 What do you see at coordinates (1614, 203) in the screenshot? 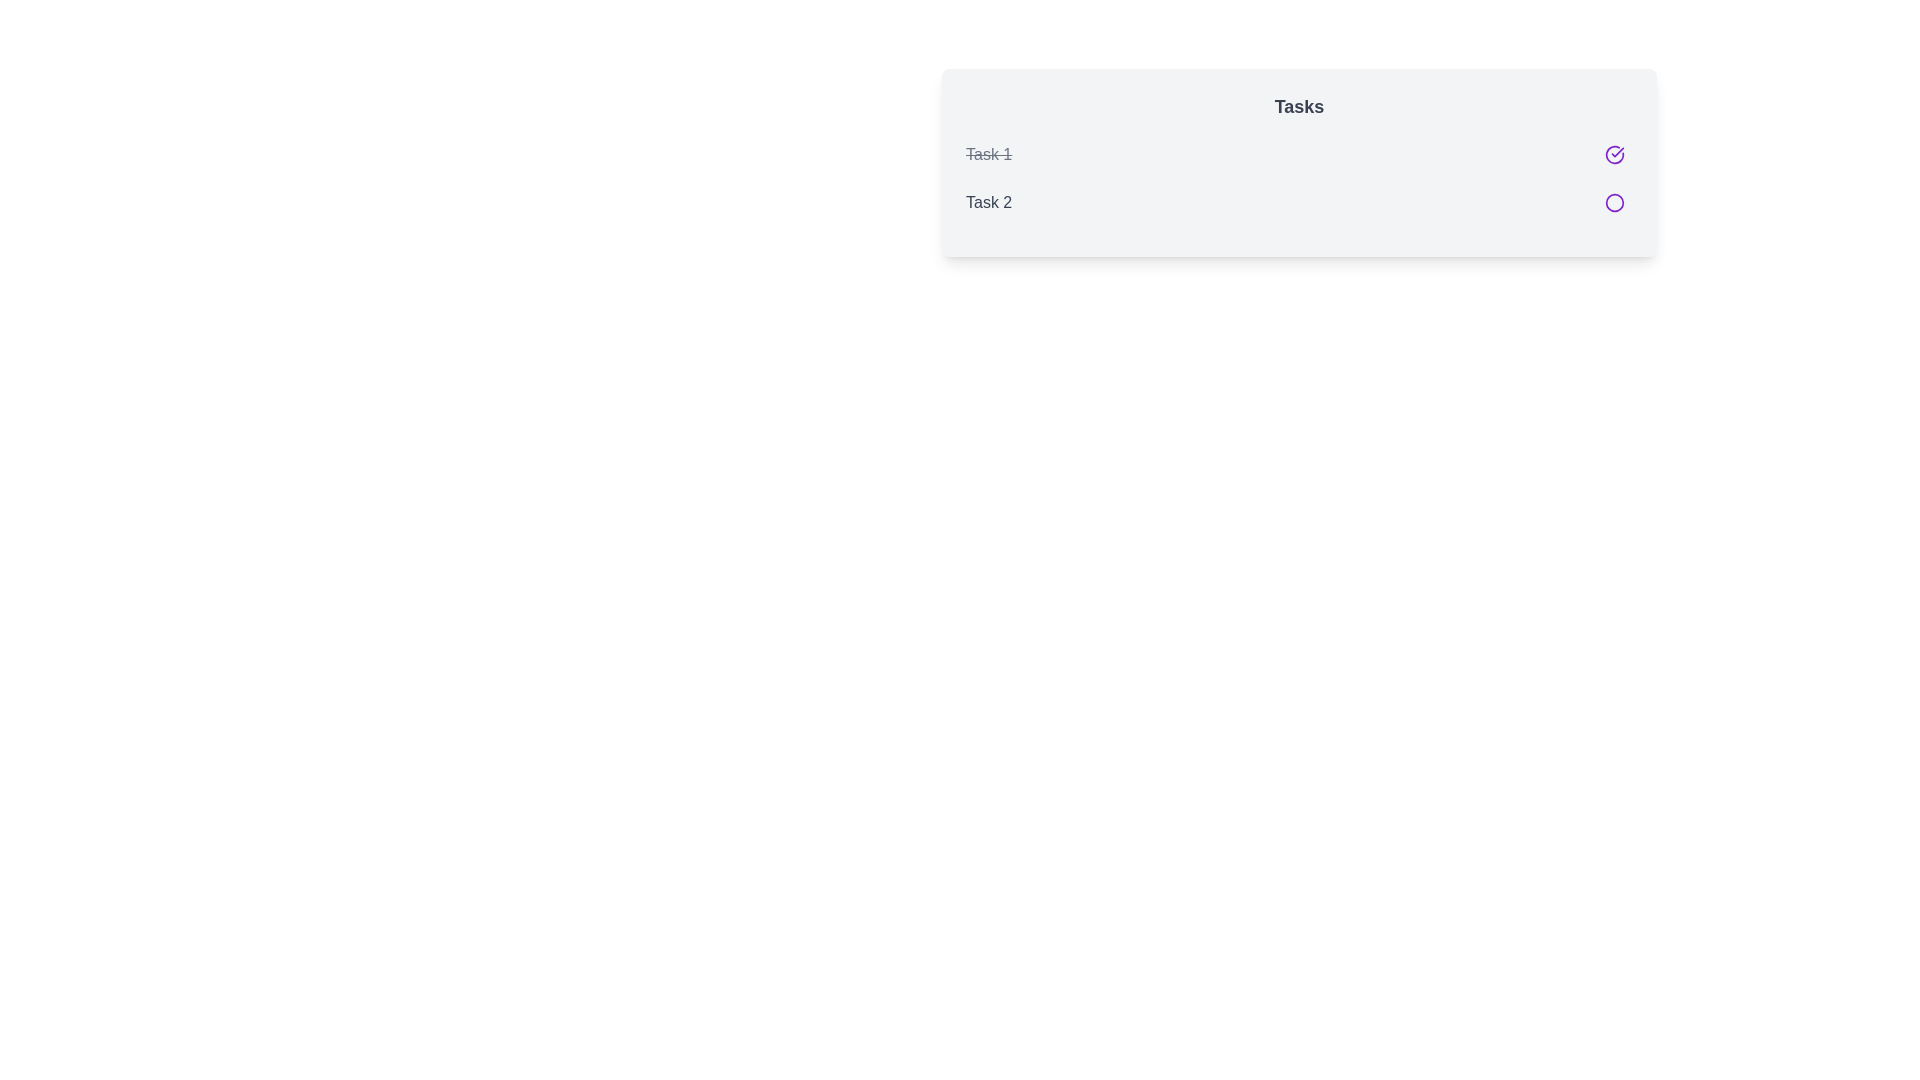
I see `the circular icon with a purple outline and a hollow center located in the second row of task items, adjacent to 'Task 2'` at bounding box center [1614, 203].